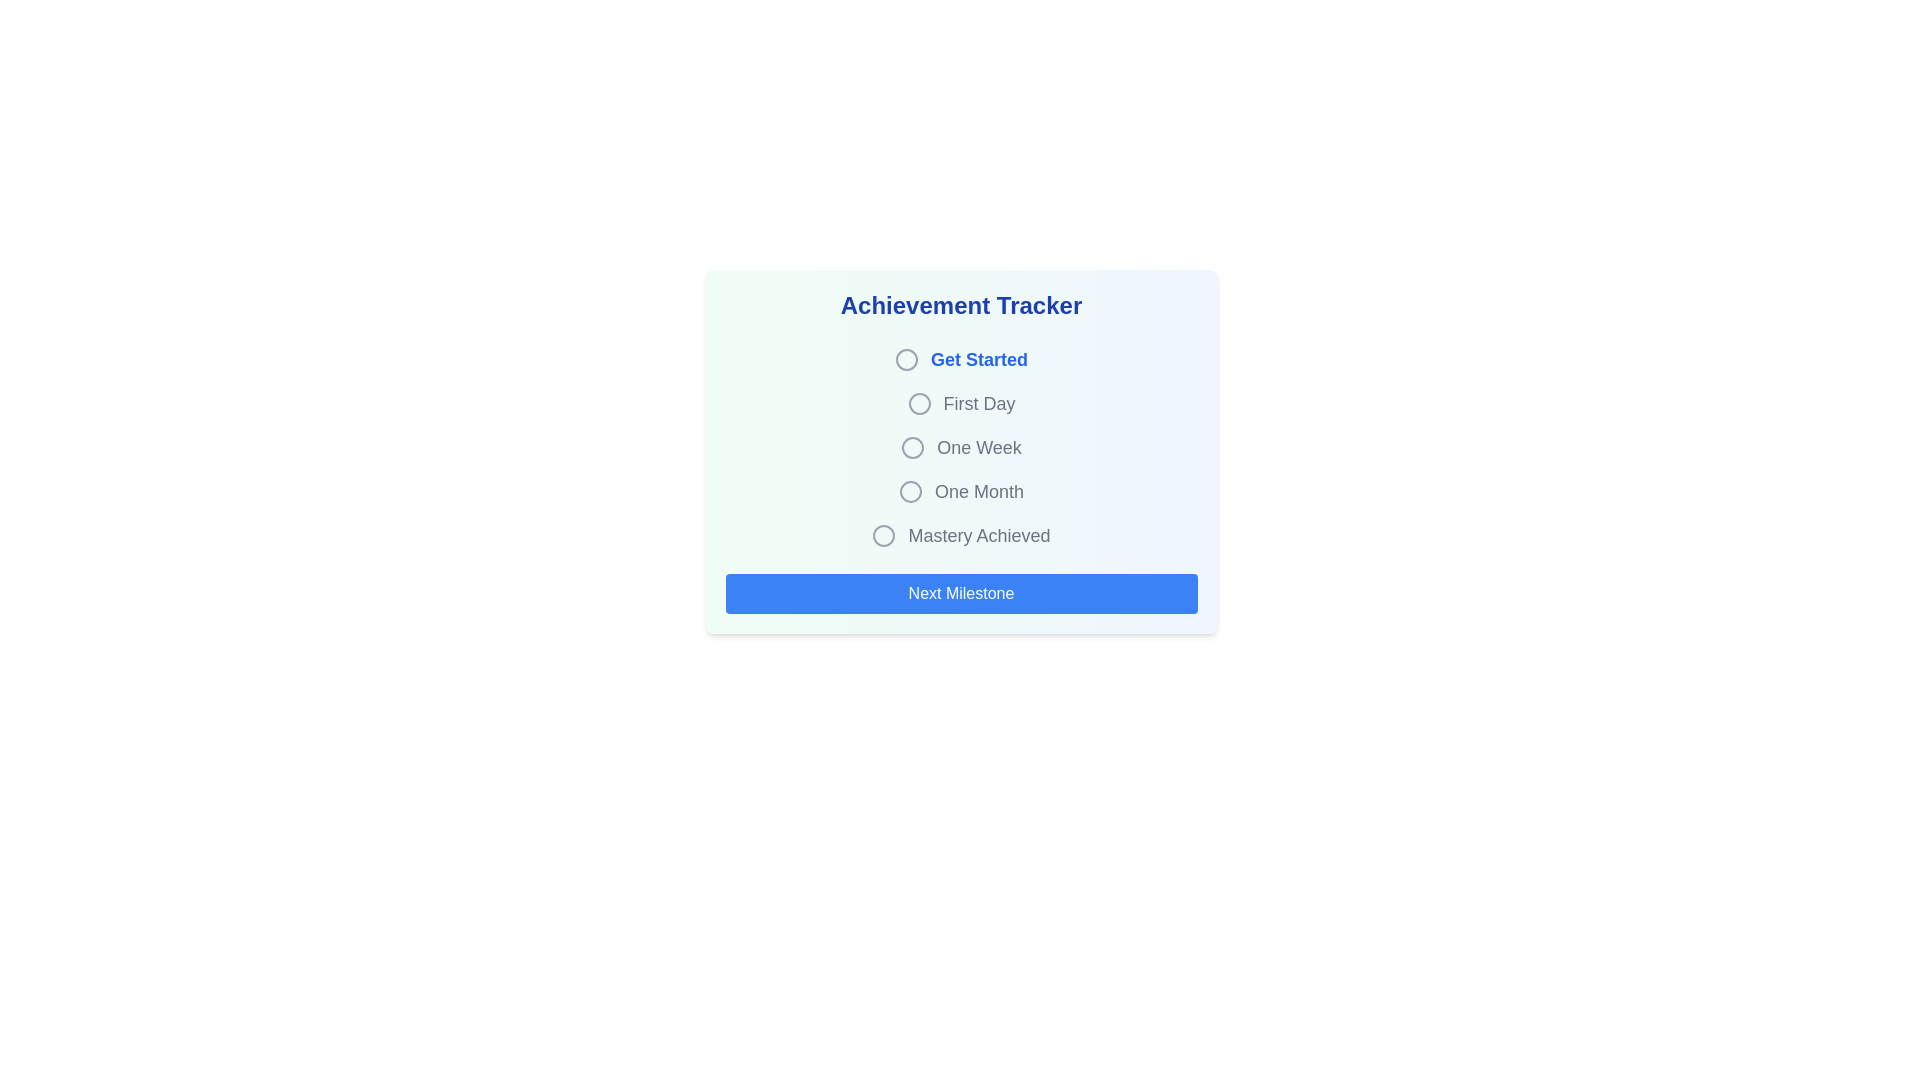 This screenshot has width=1920, height=1080. I want to click on the radio button corresponding to the 'One Week' option, which is a circular icon with a gray ring and white inner area, located in the vertical list under the 'Achievement Tracker' header, so click(912, 446).